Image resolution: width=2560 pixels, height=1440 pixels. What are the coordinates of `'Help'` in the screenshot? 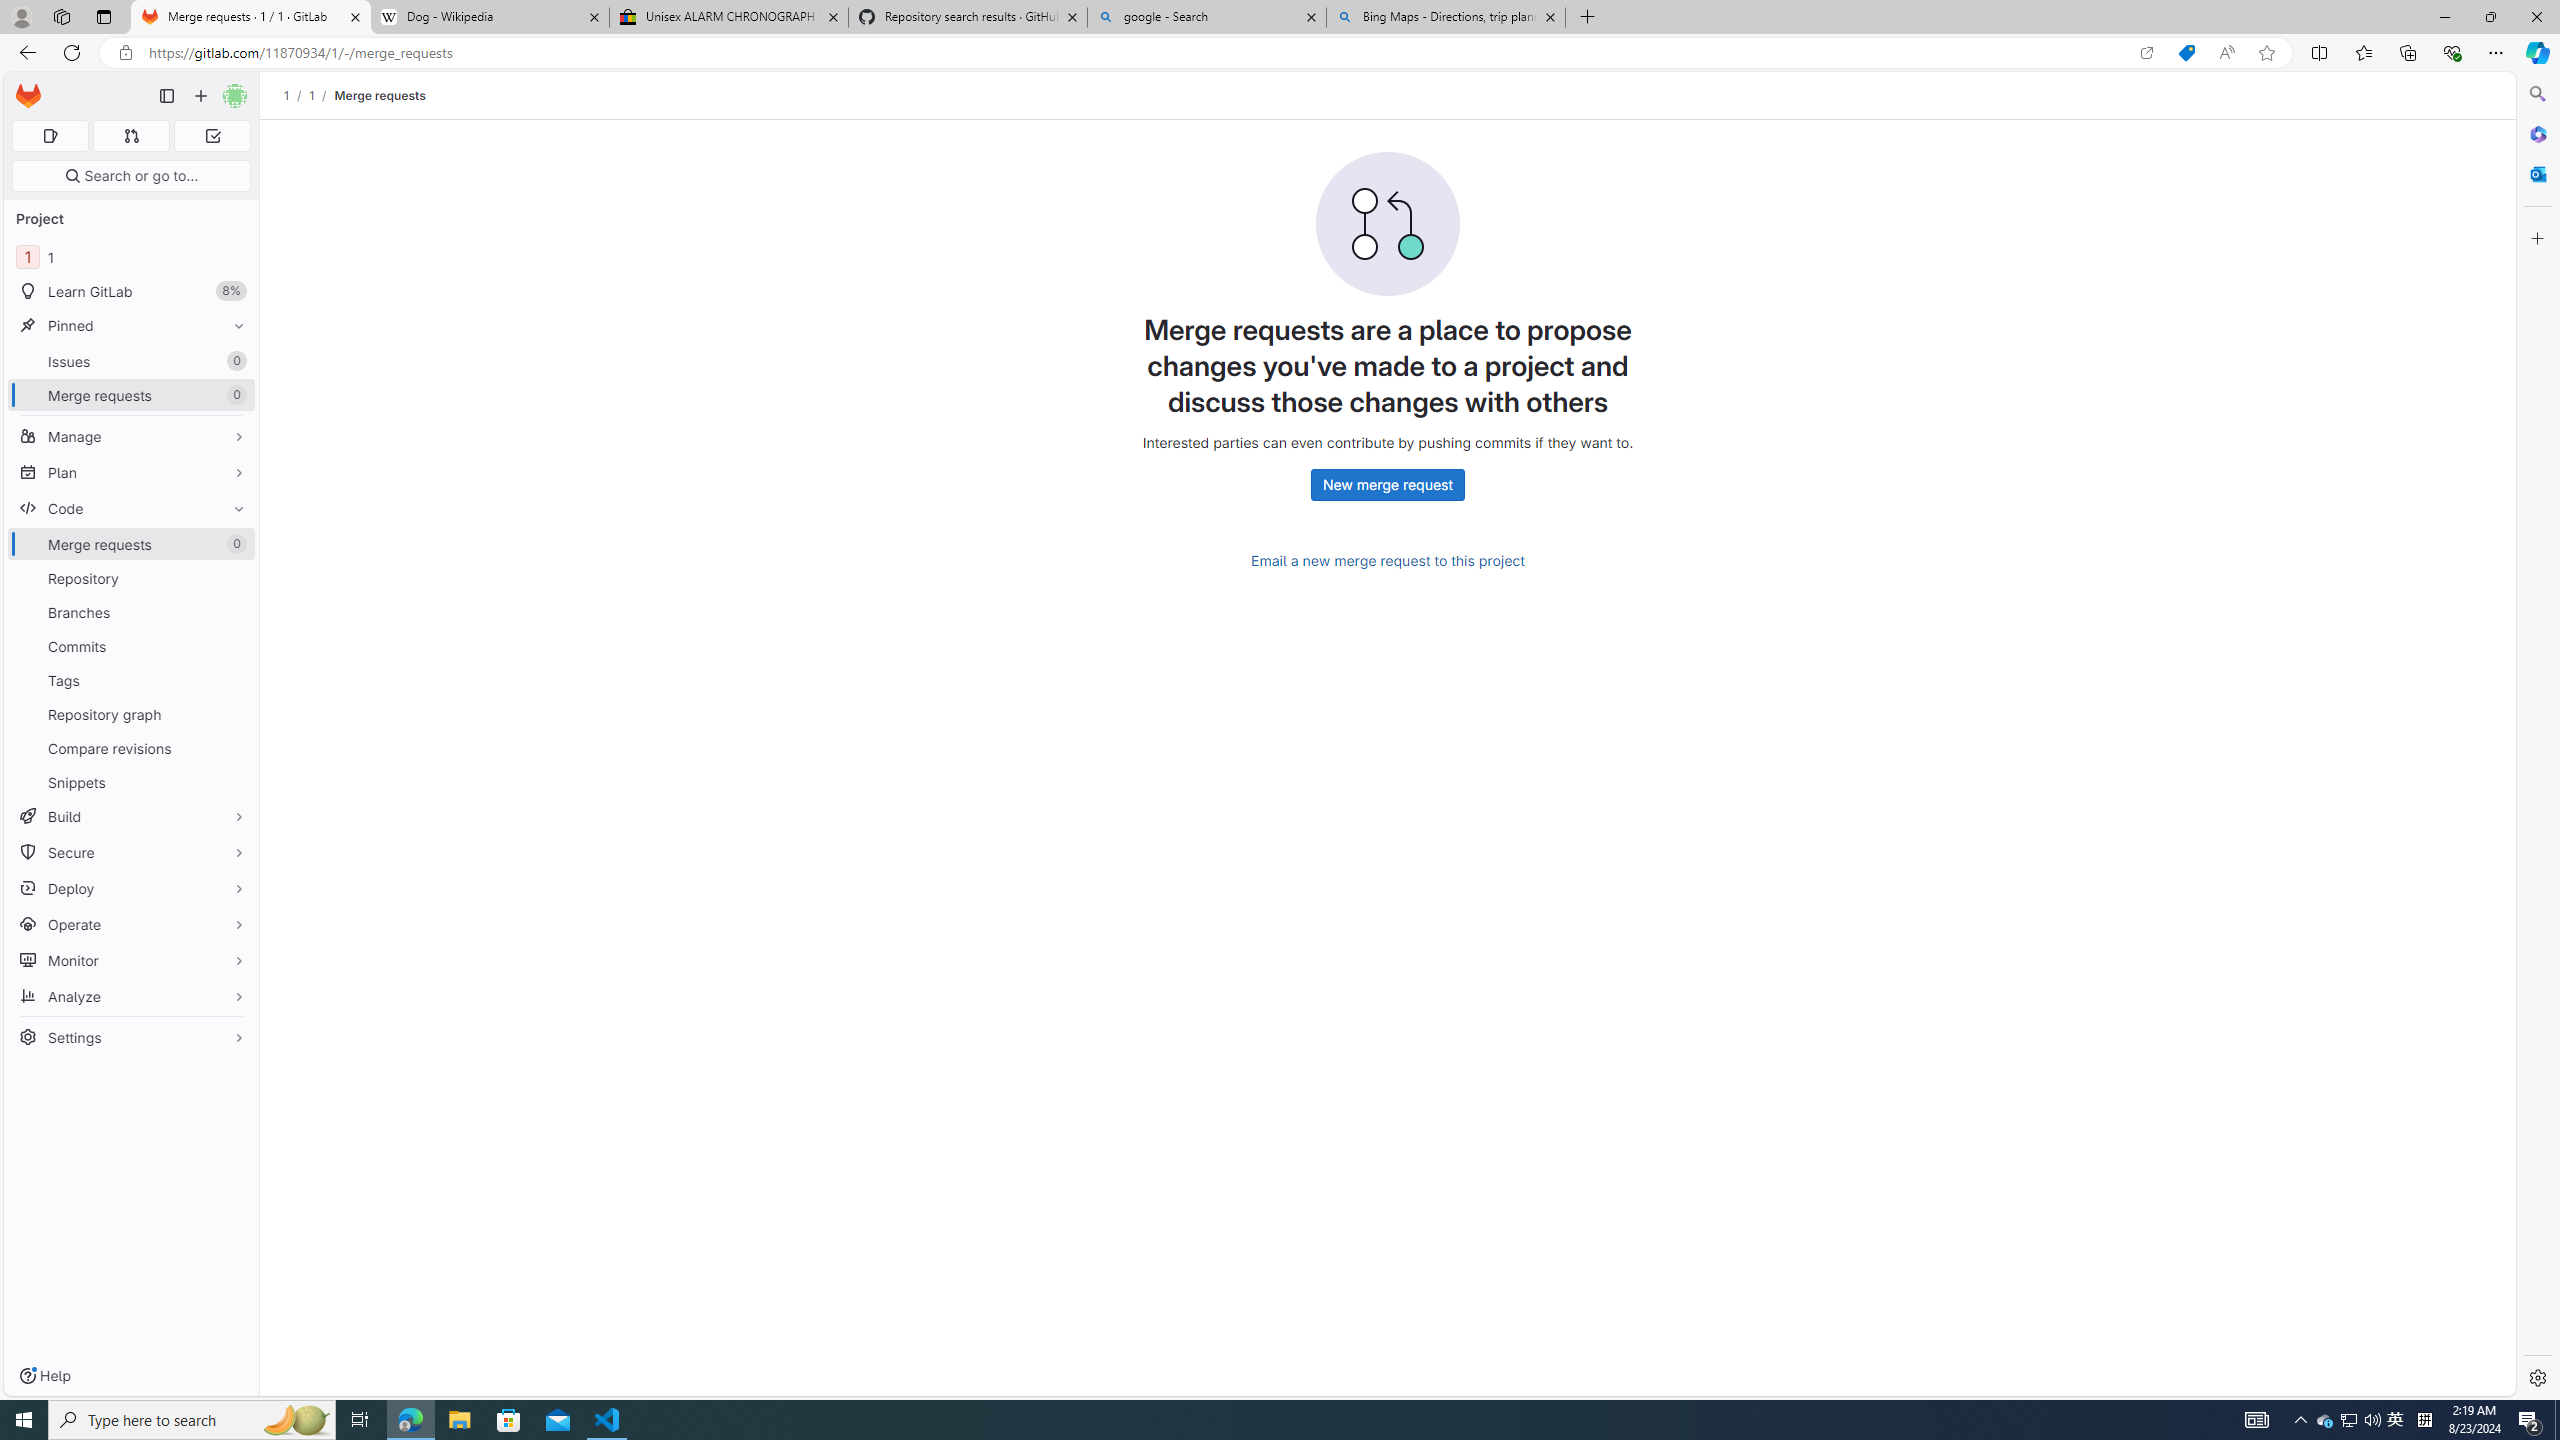 It's located at (44, 1374).